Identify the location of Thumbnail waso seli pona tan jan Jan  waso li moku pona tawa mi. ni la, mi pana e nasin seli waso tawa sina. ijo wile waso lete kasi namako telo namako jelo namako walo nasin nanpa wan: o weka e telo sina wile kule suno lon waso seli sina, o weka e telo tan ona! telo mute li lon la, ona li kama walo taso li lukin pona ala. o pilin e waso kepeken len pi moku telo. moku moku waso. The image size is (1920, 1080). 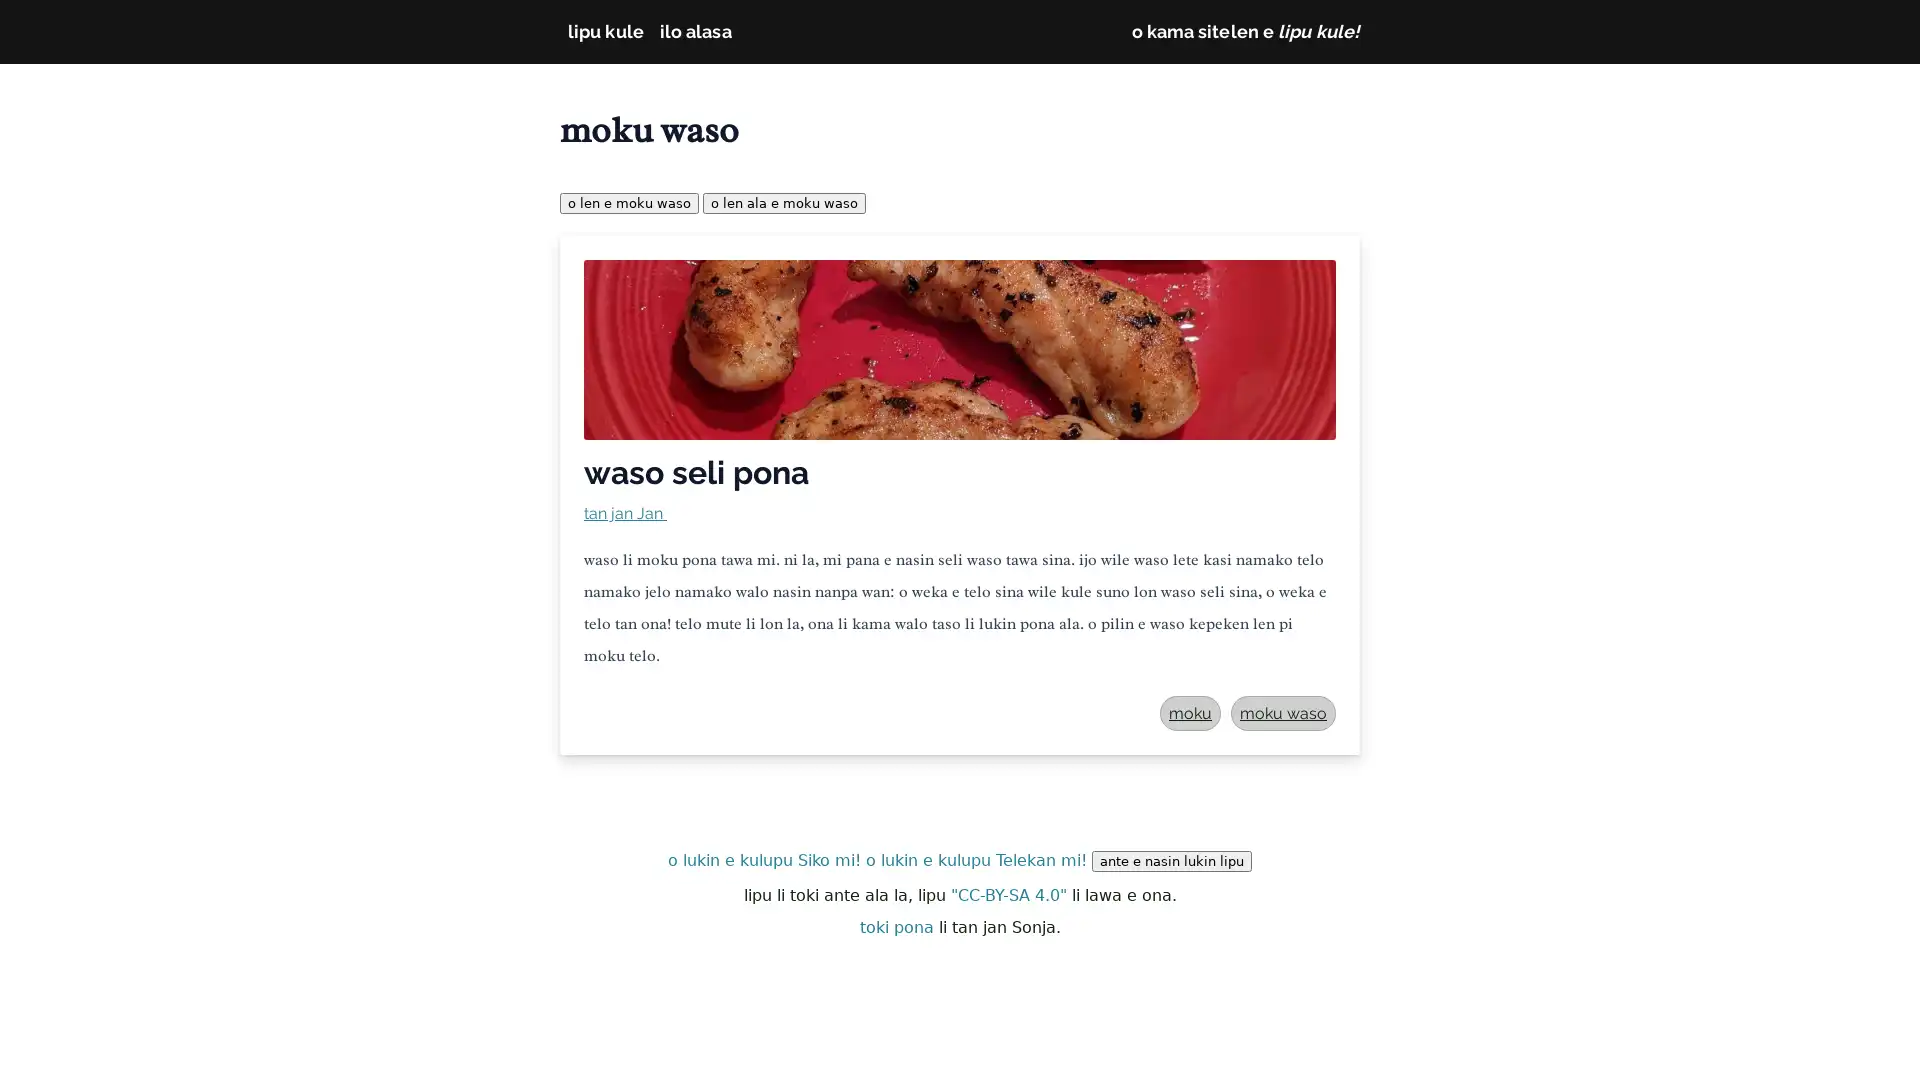
(960, 495).